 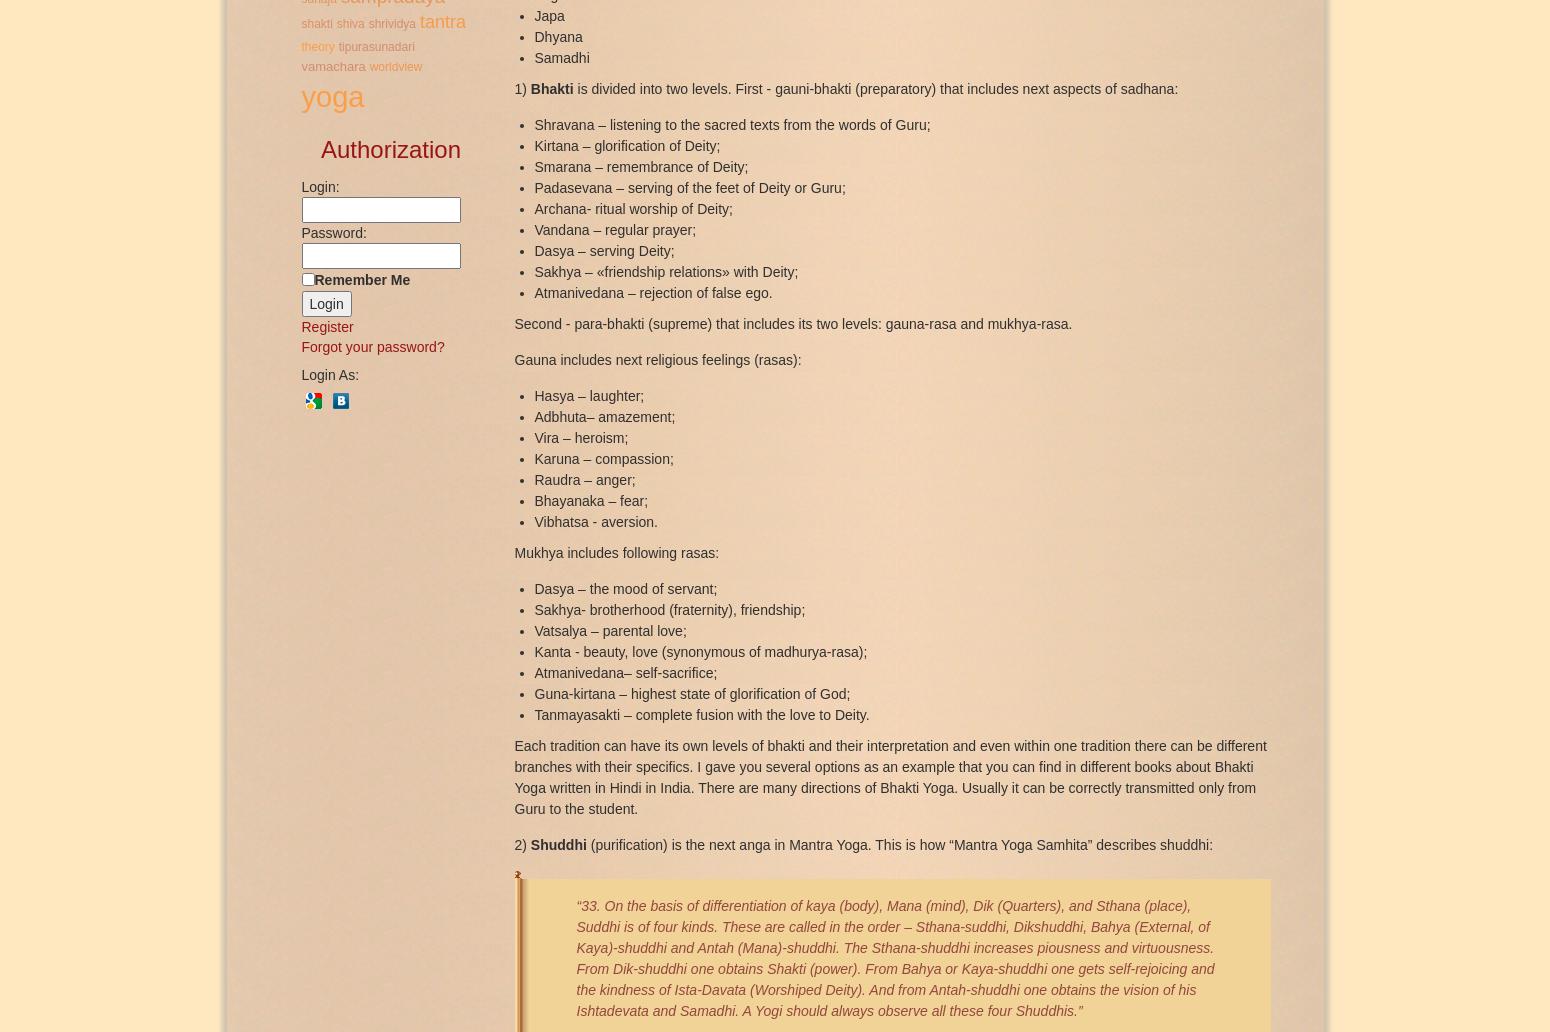 What do you see at coordinates (791, 323) in the screenshot?
I see `'Second - para-bhakti (supreme) that includes its two levels: gauna-rasa and mukhya-rasa.'` at bounding box center [791, 323].